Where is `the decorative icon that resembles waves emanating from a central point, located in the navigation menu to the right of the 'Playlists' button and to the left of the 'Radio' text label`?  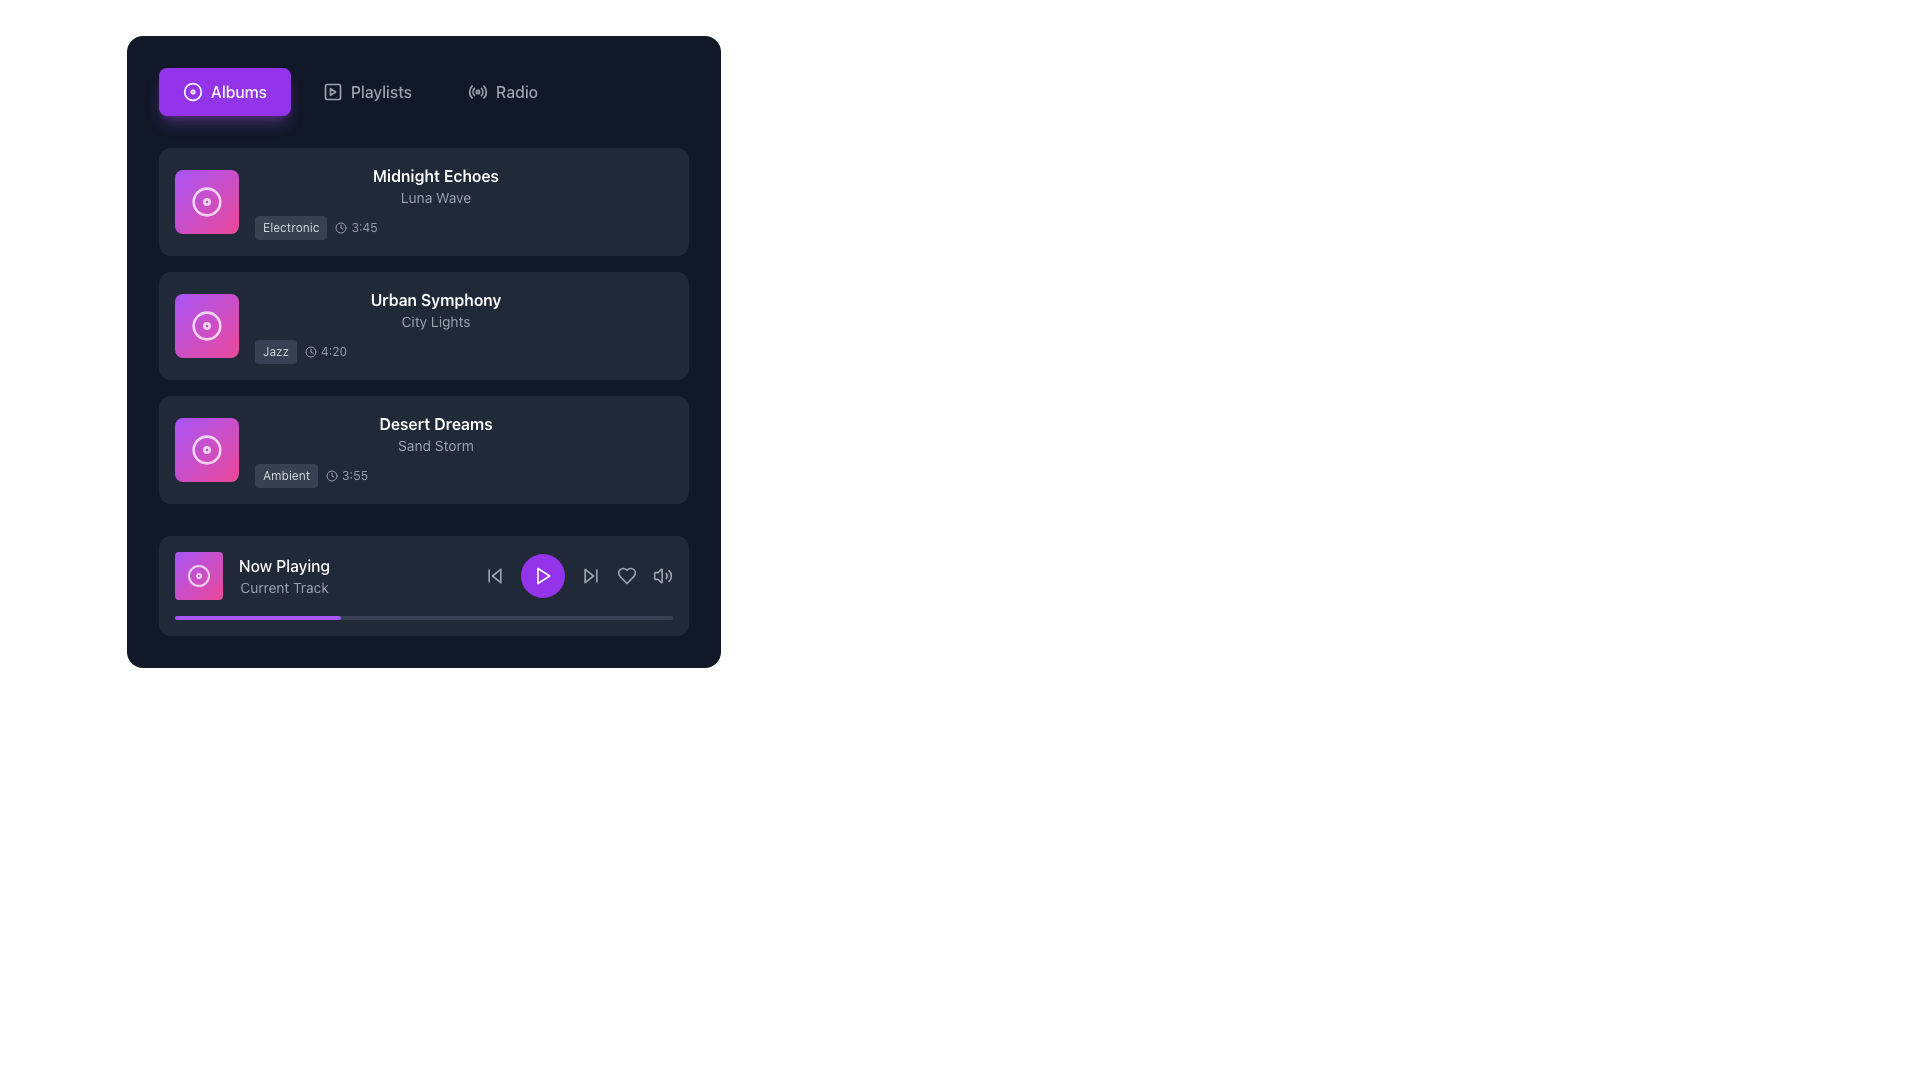 the decorative icon that resembles waves emanating from a central point, located in the navigation menu to the right of the 'Playlists' button and to the left of the 'Radio' text label is located at coordinates (477, 92).